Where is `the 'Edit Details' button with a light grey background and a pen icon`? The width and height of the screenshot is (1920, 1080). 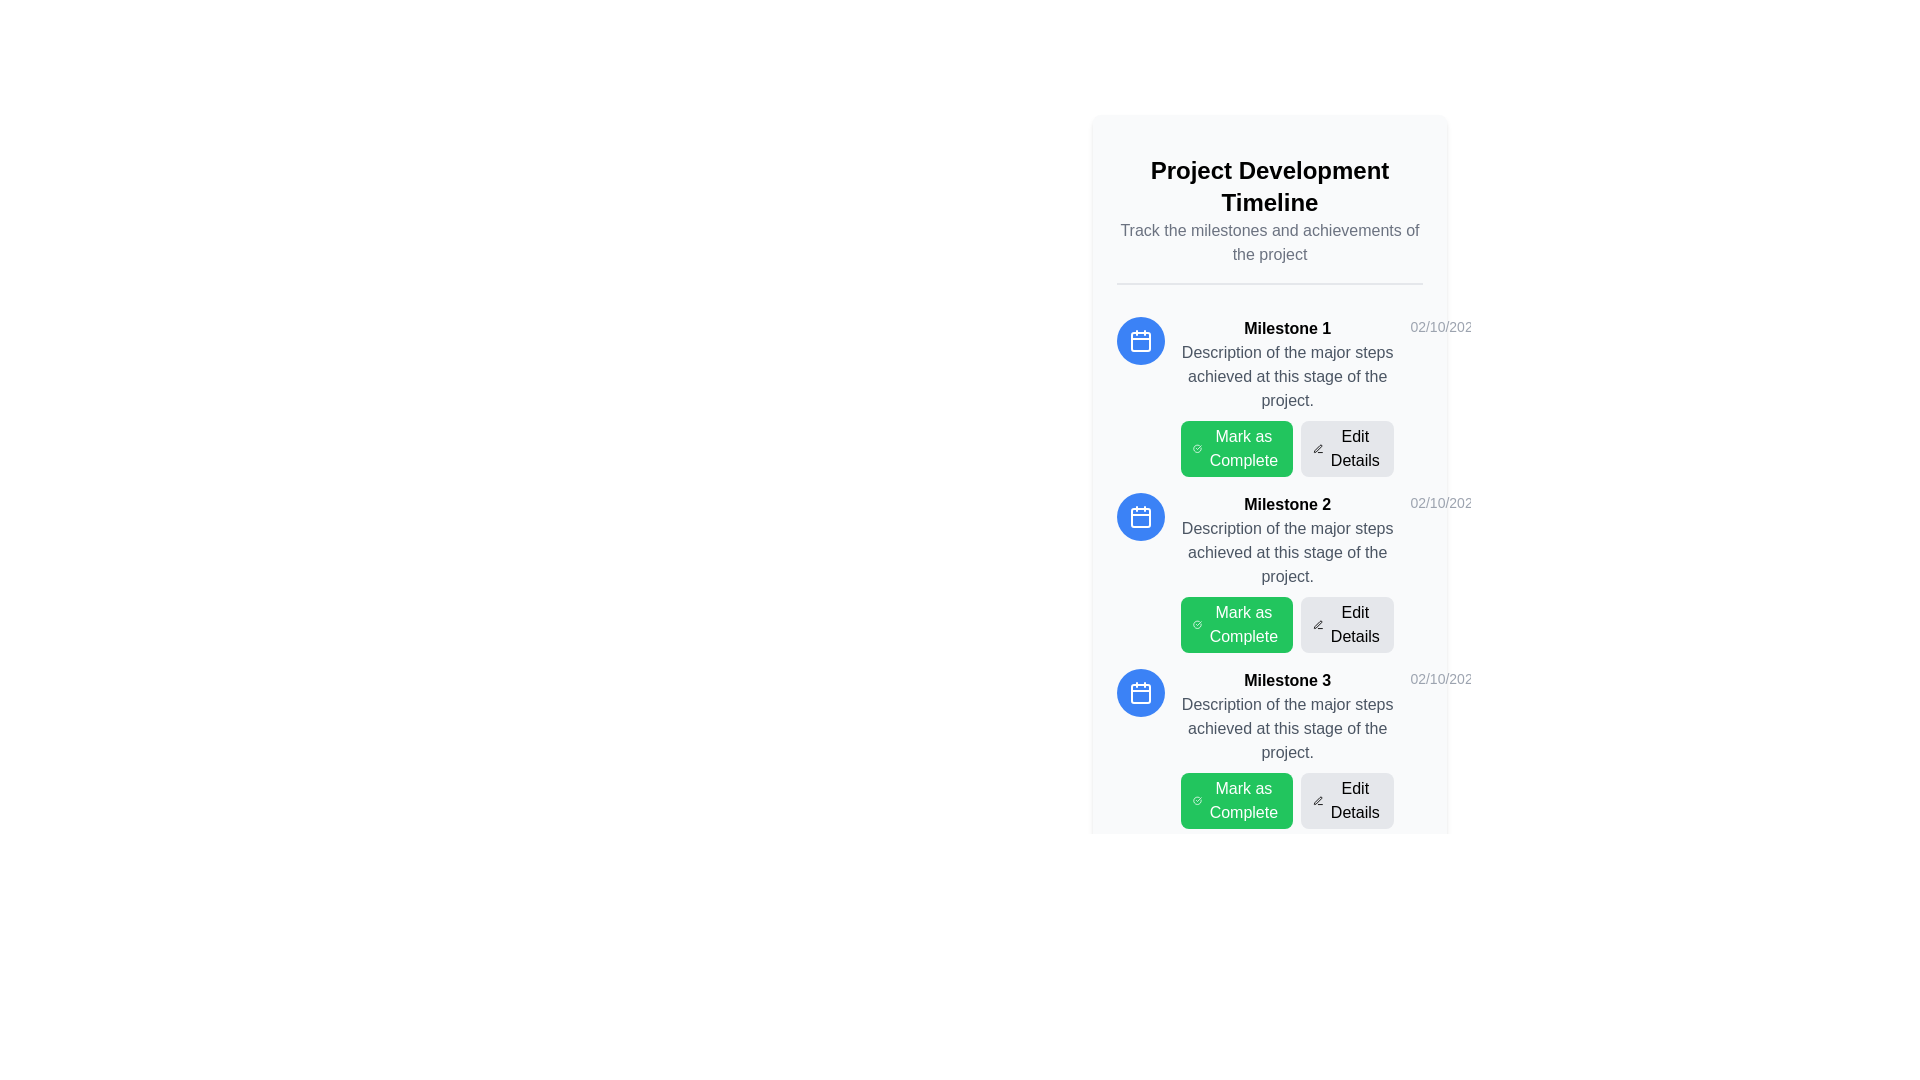
the 'Edit Details' button with a light grey background and a pen icon is located at coordinates (1348, 800).